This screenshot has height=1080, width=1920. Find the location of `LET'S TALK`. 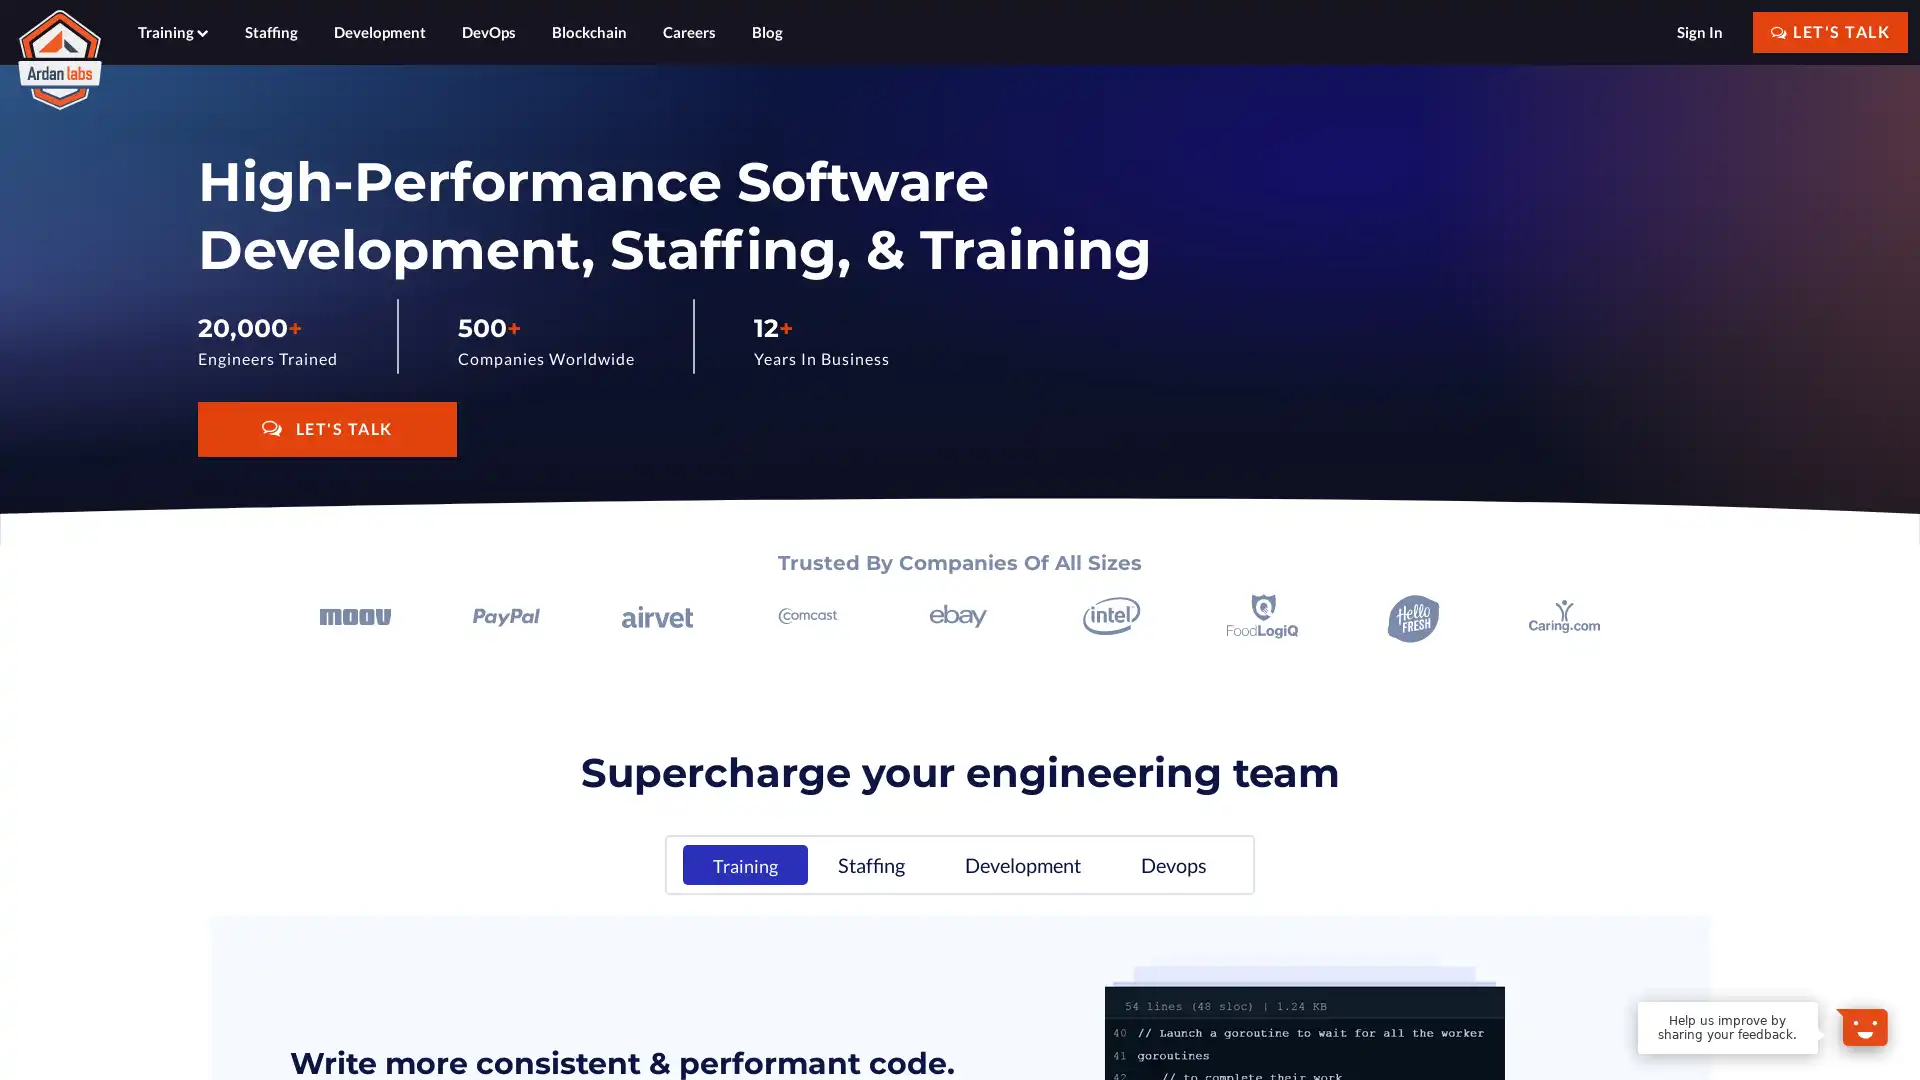

LET'S TALK is located at coordinates (1830, 32).